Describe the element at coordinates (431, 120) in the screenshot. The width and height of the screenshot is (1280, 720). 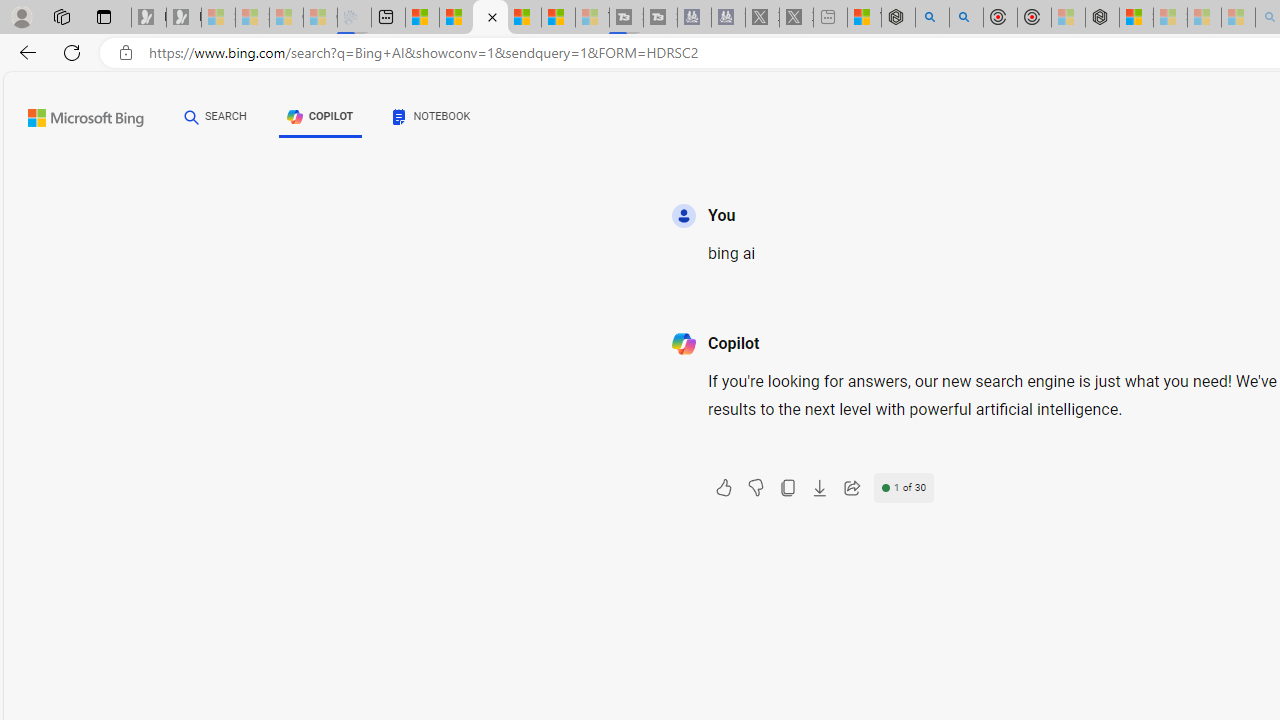
I see `'NOTEBOOK'` at that location.